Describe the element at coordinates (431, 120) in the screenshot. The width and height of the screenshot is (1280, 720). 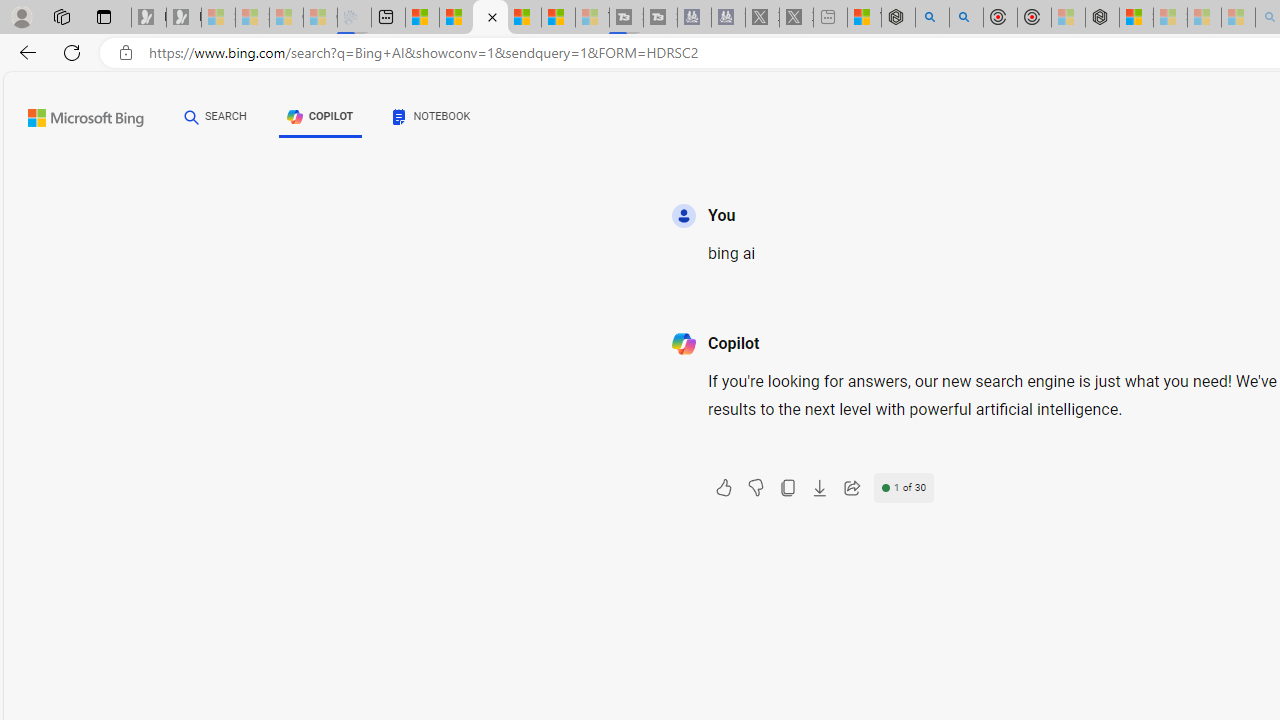
I see `'NOTEBOOK'` at that location.